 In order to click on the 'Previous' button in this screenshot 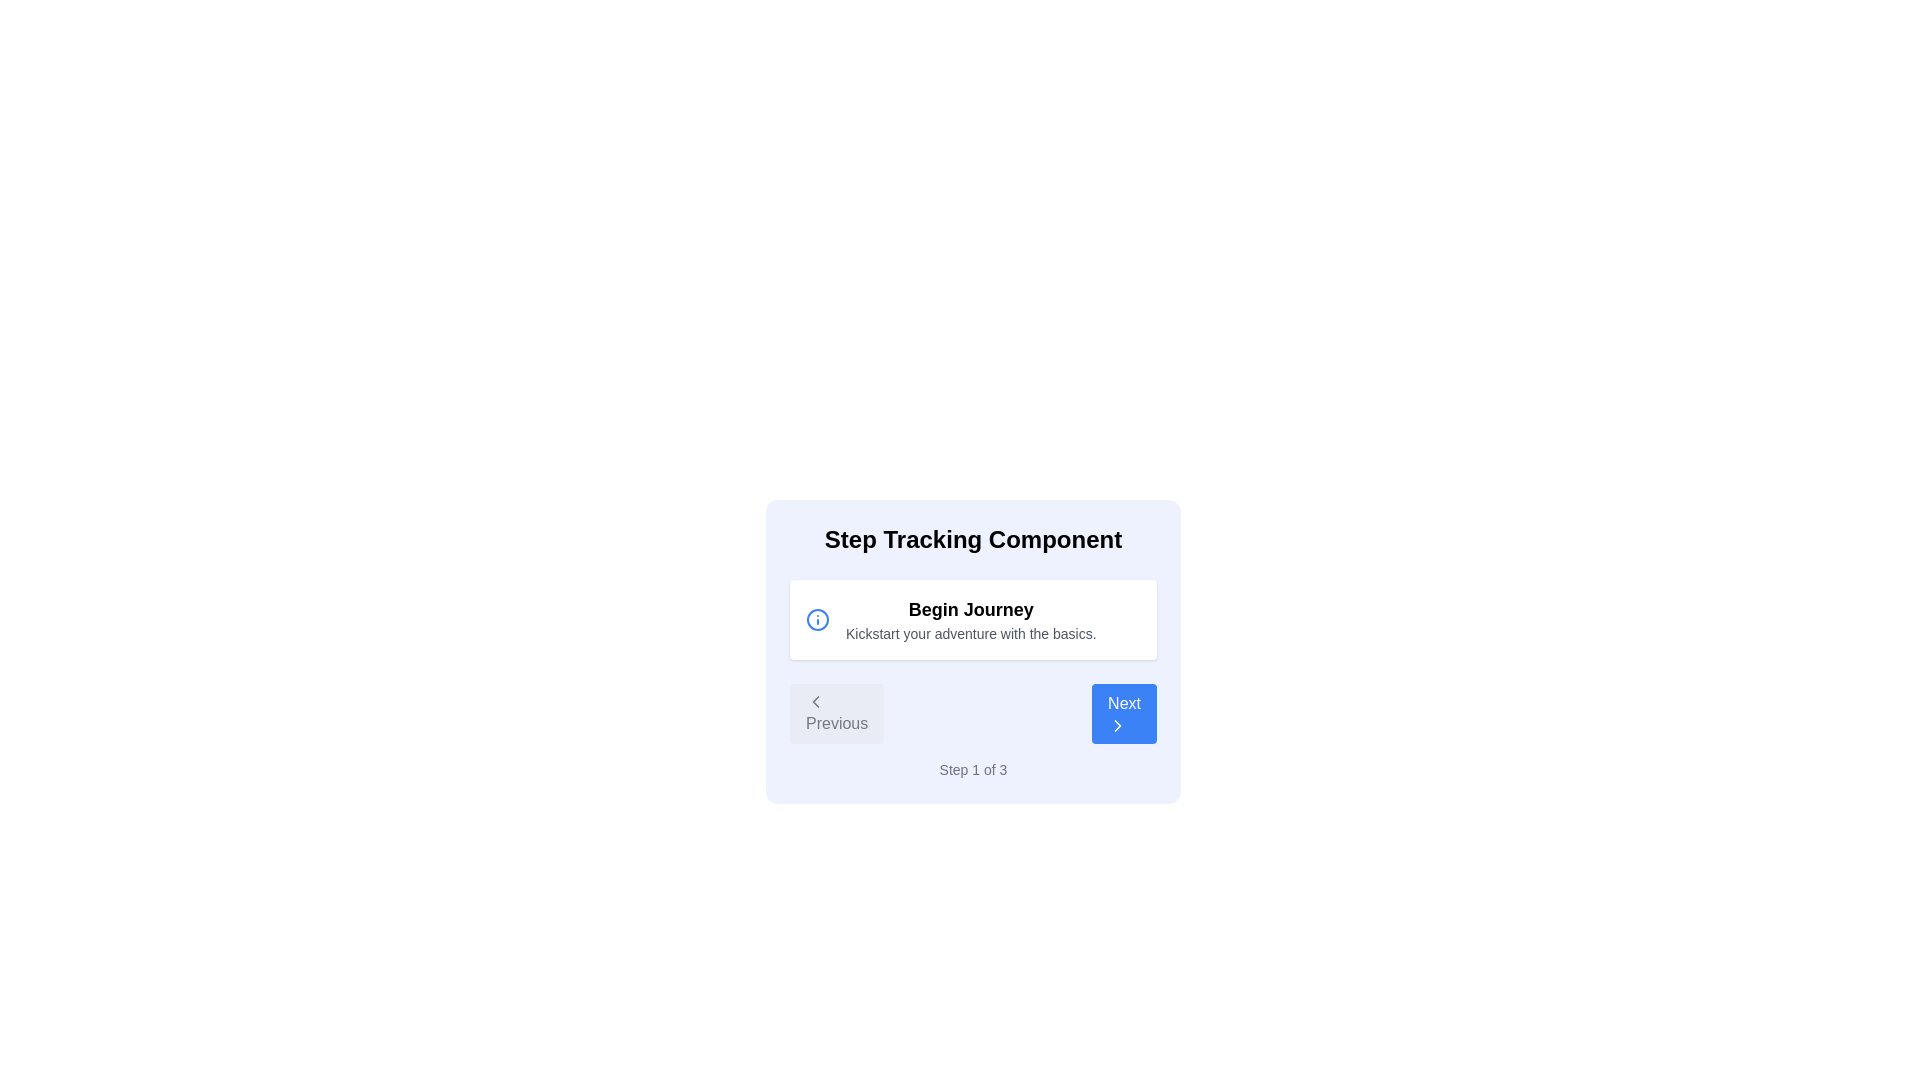, I will do `click(837, 712)`.